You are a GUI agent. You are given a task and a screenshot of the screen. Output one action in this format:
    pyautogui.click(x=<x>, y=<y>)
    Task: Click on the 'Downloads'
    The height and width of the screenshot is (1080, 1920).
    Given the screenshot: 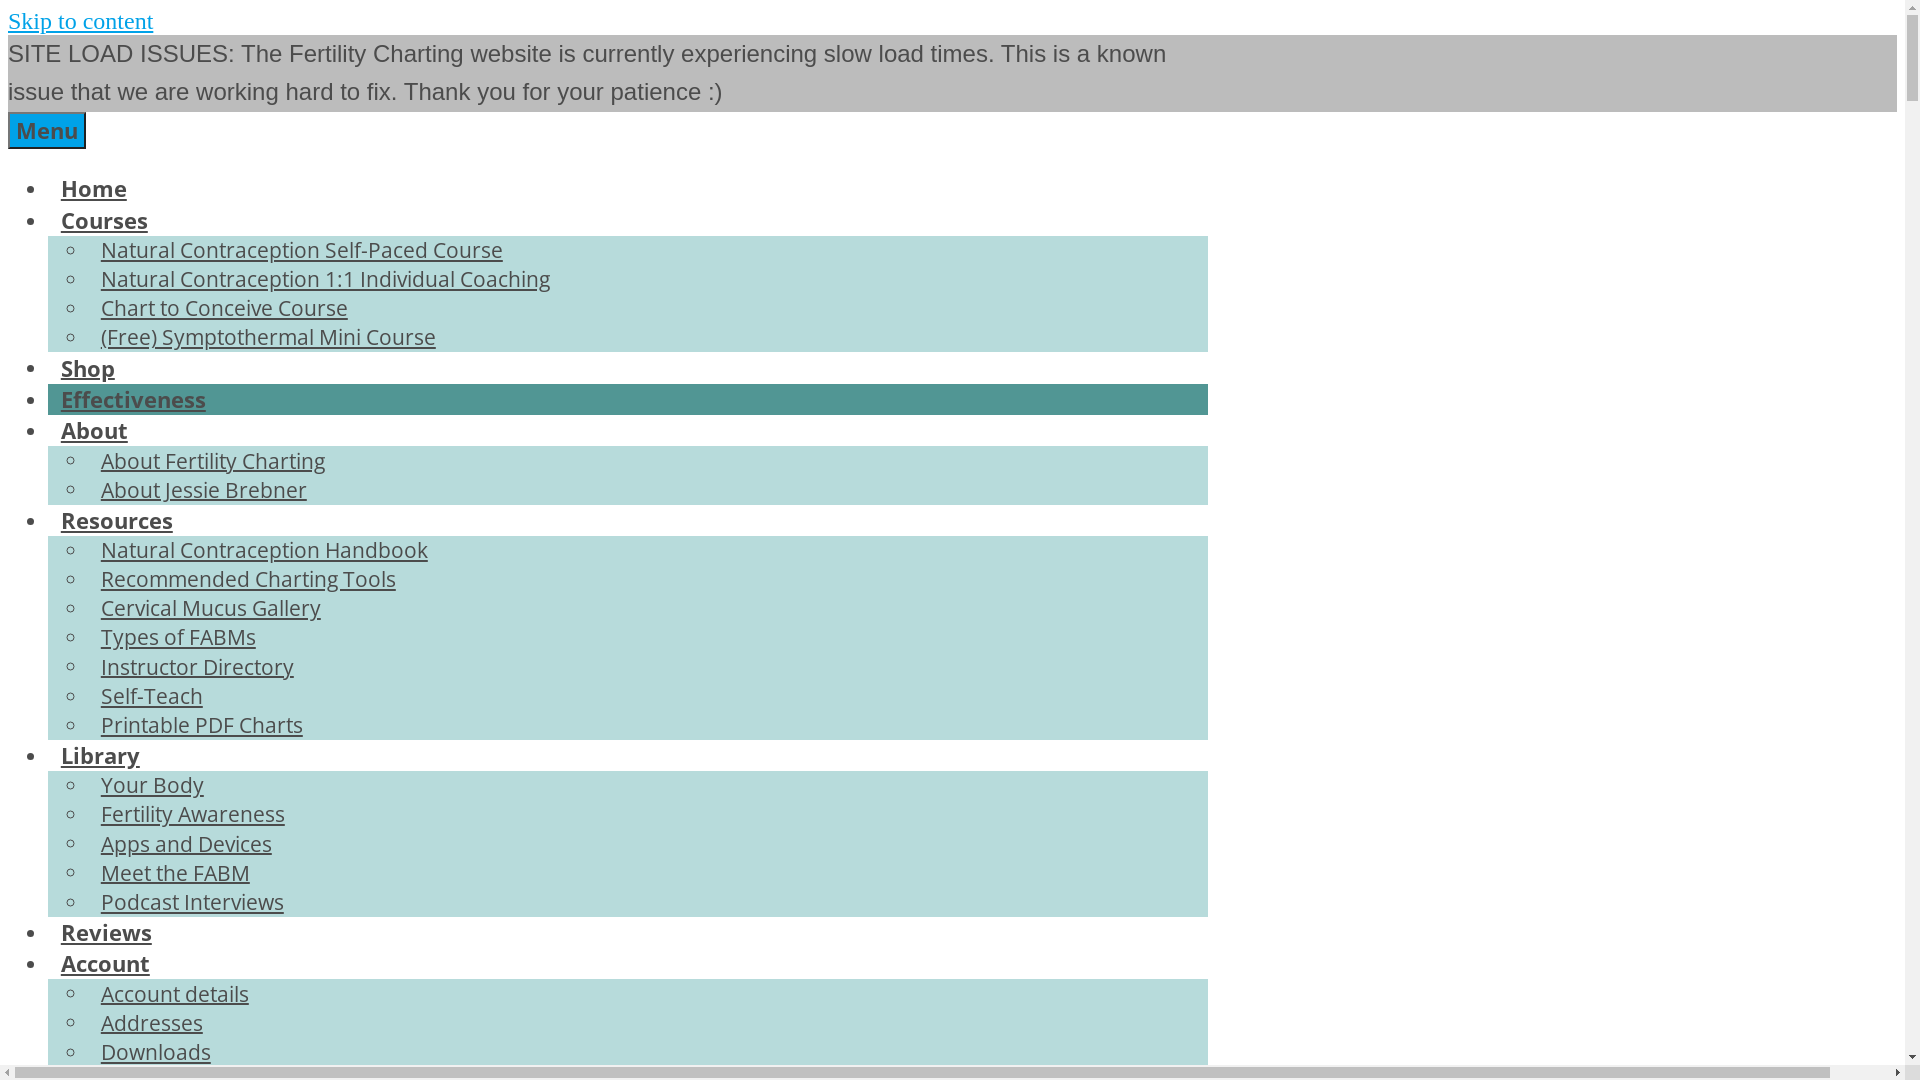 What is the action you would take?
    pyautogui.click(x=155, y=1051)
    